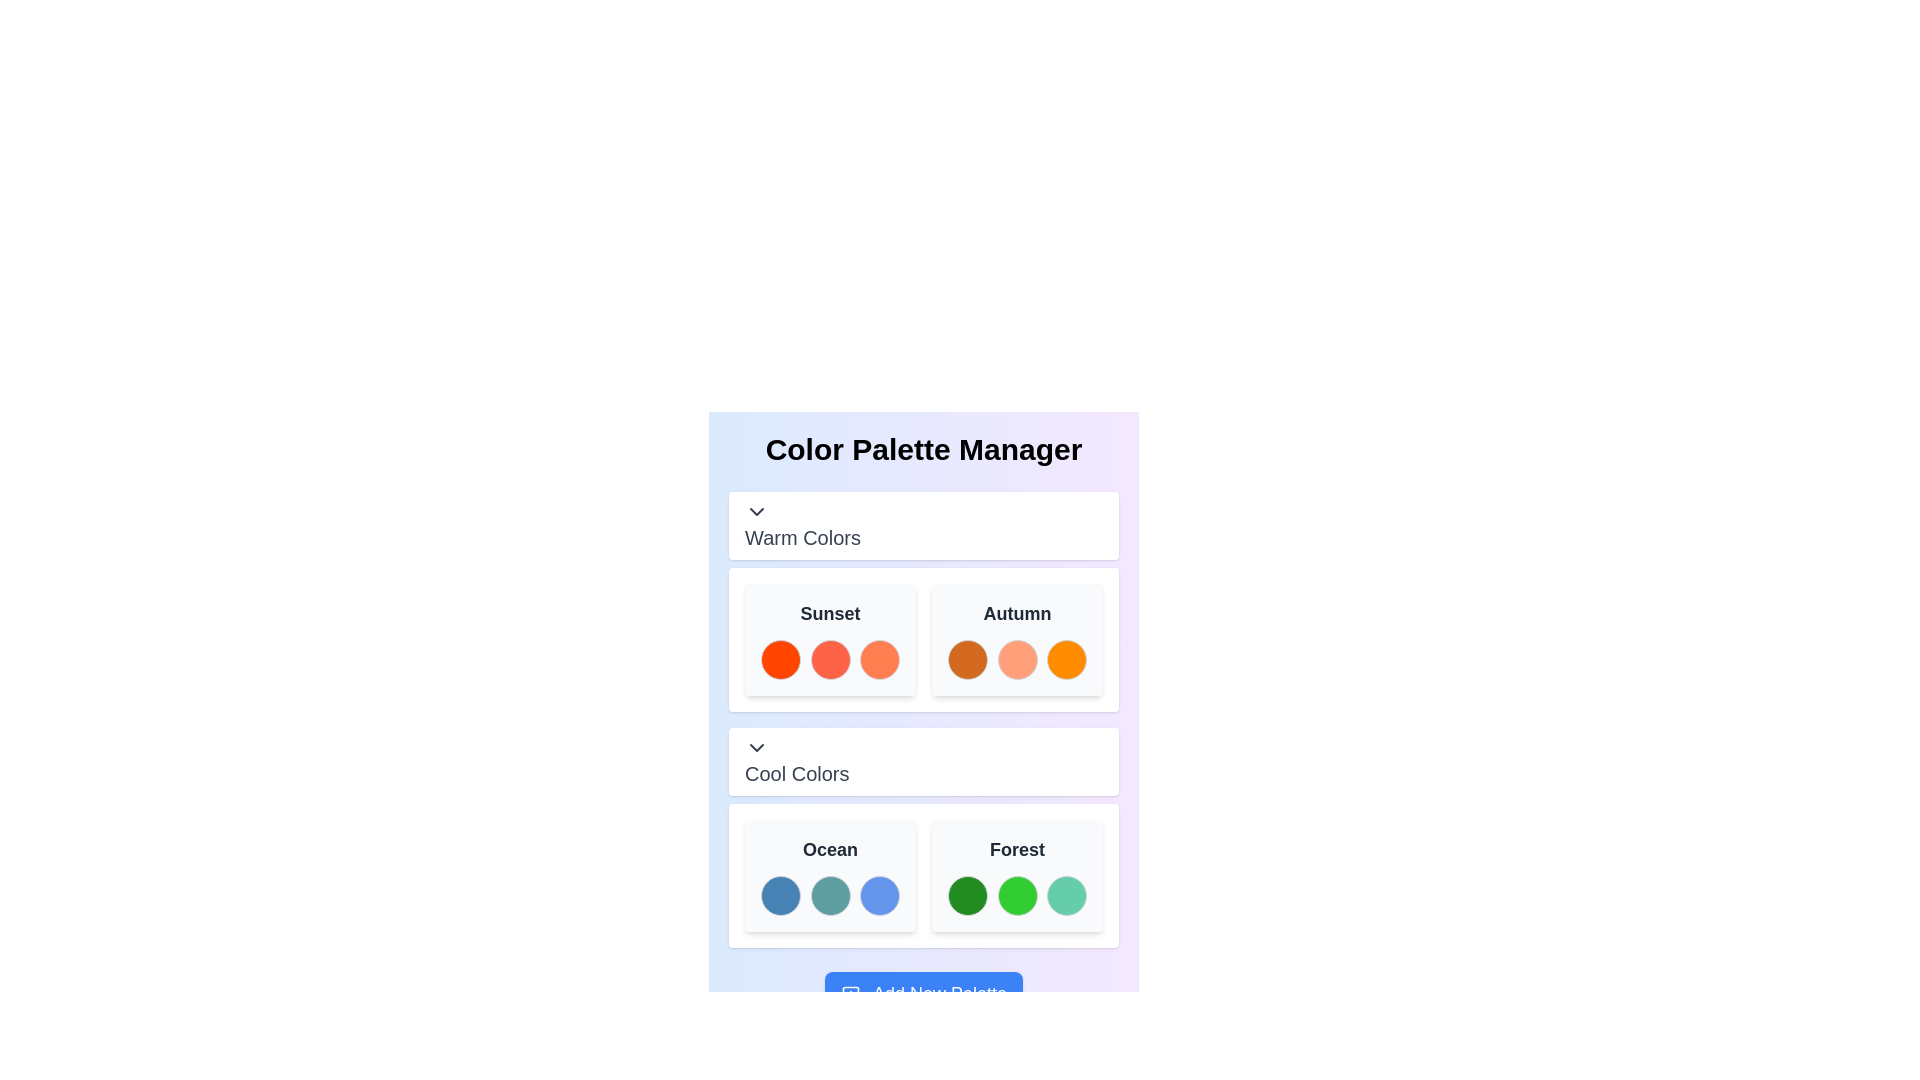 This screenshot has height=1080, width=1920. What do you see at coordinates (830, 659) in the screenshot?
I see `the second circular color sample in the 'Sunset' category, which is a soft coral color with a light gray border, positioned centrally among three similar circles` at bounding box center [830, 659].